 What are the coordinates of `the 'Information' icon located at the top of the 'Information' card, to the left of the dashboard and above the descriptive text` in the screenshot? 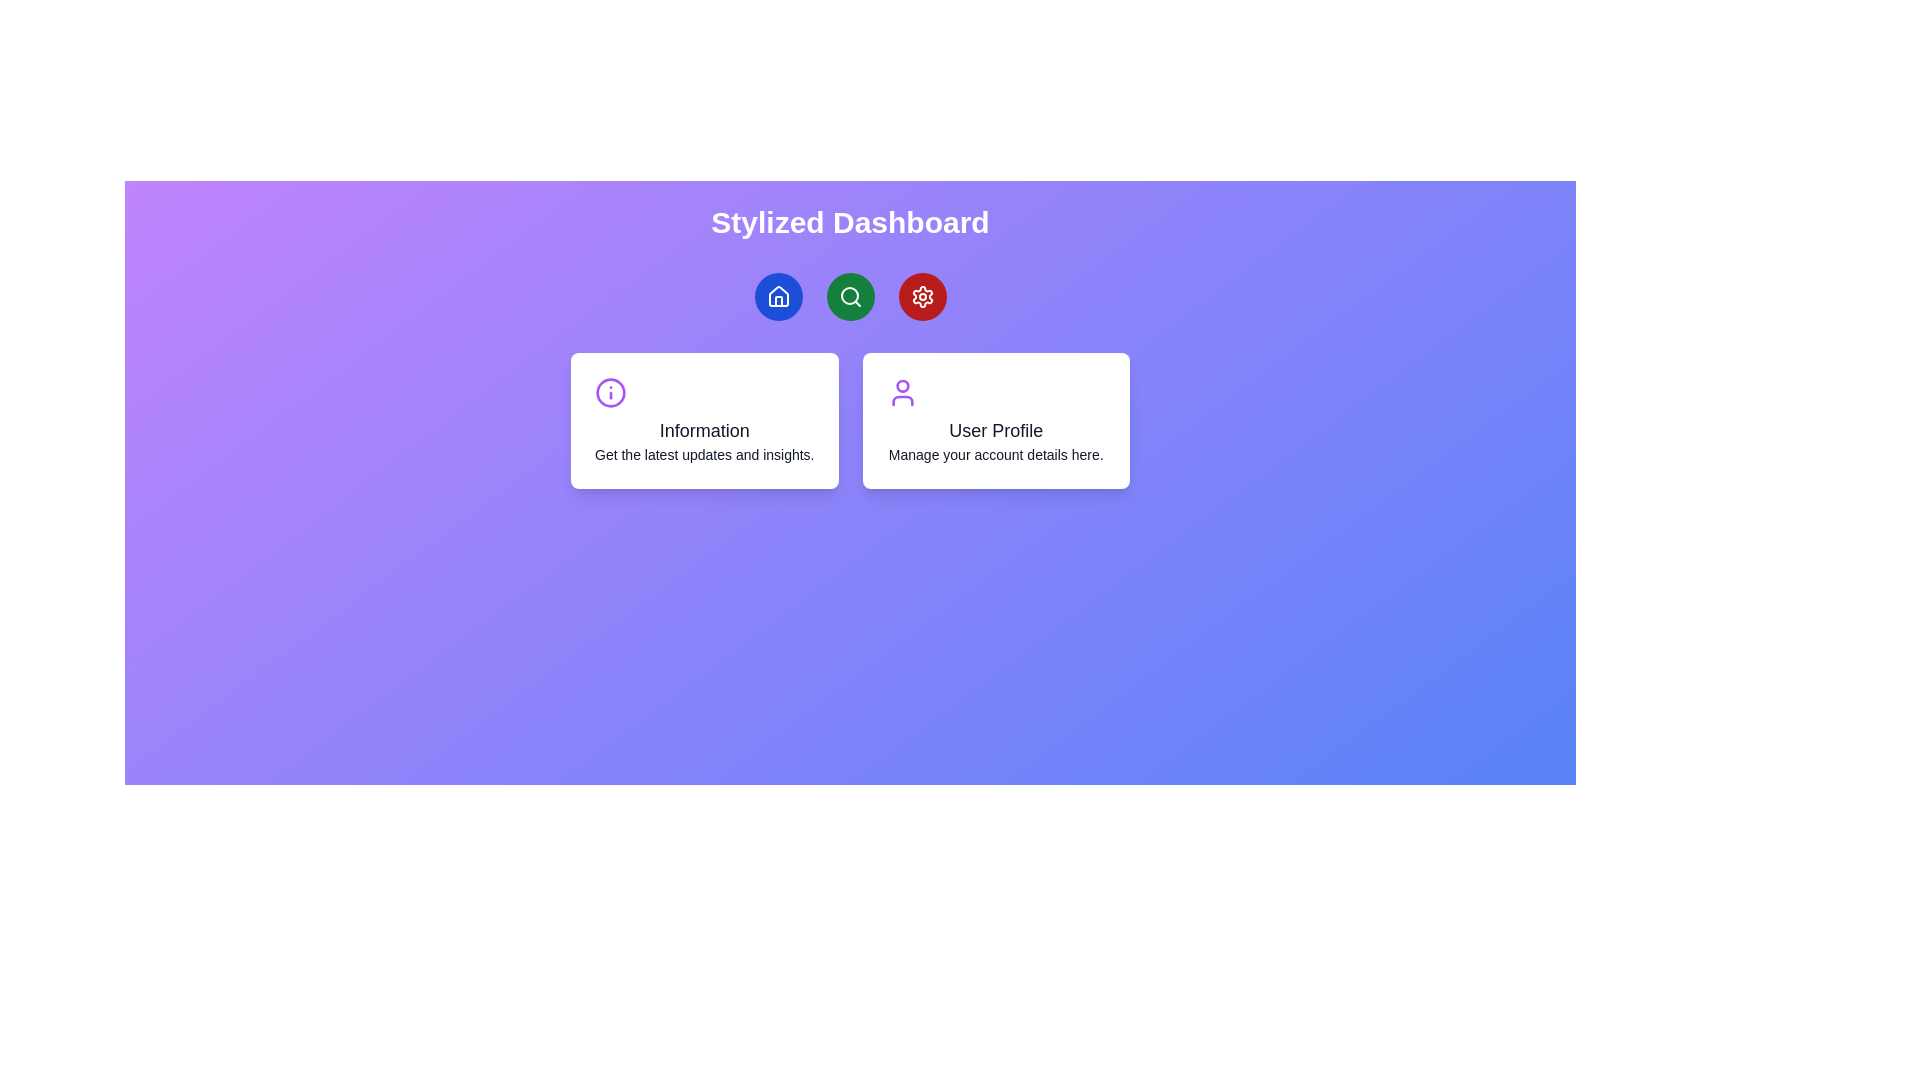 It's located at (609, 393).